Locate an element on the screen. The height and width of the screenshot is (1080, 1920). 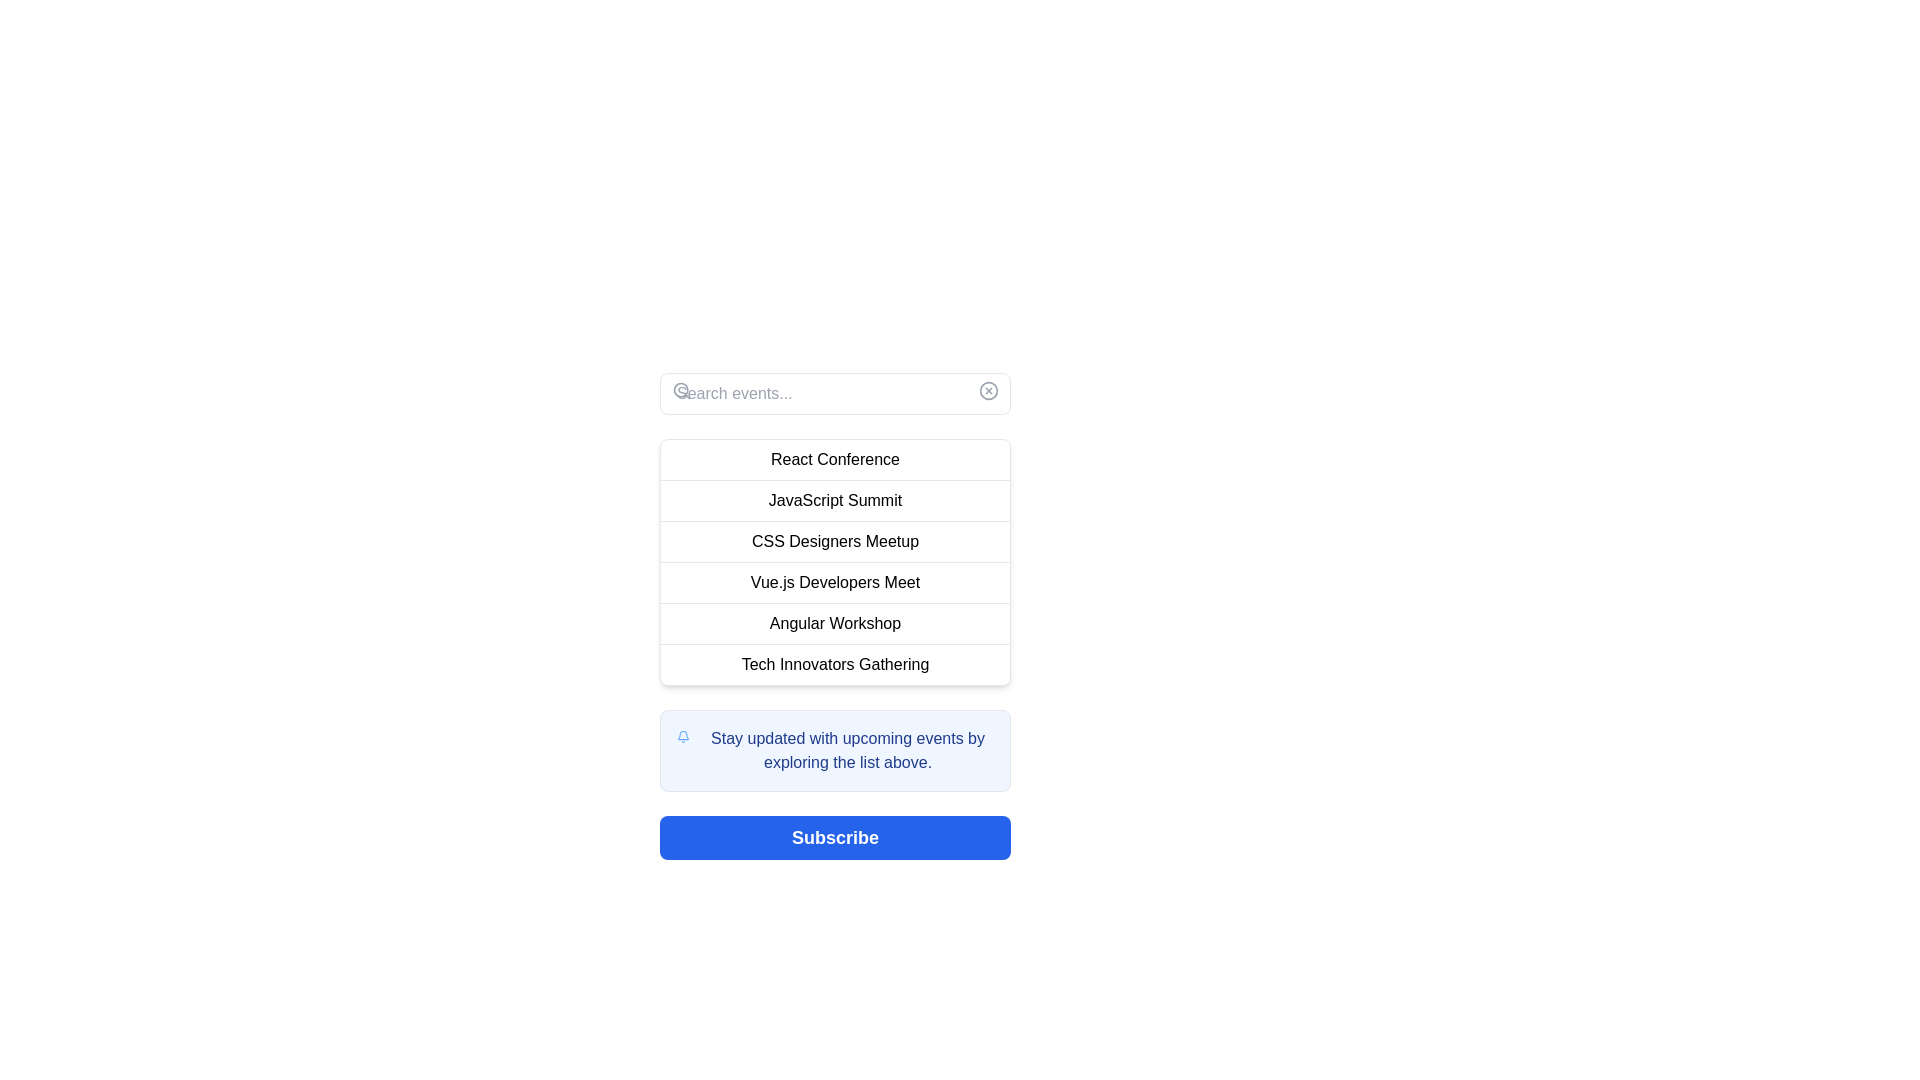
the blue notification box that contains a bell icon and the message 'Stay updated with upcoming events by exploring the list above.' is located at coordinates (835, 751).